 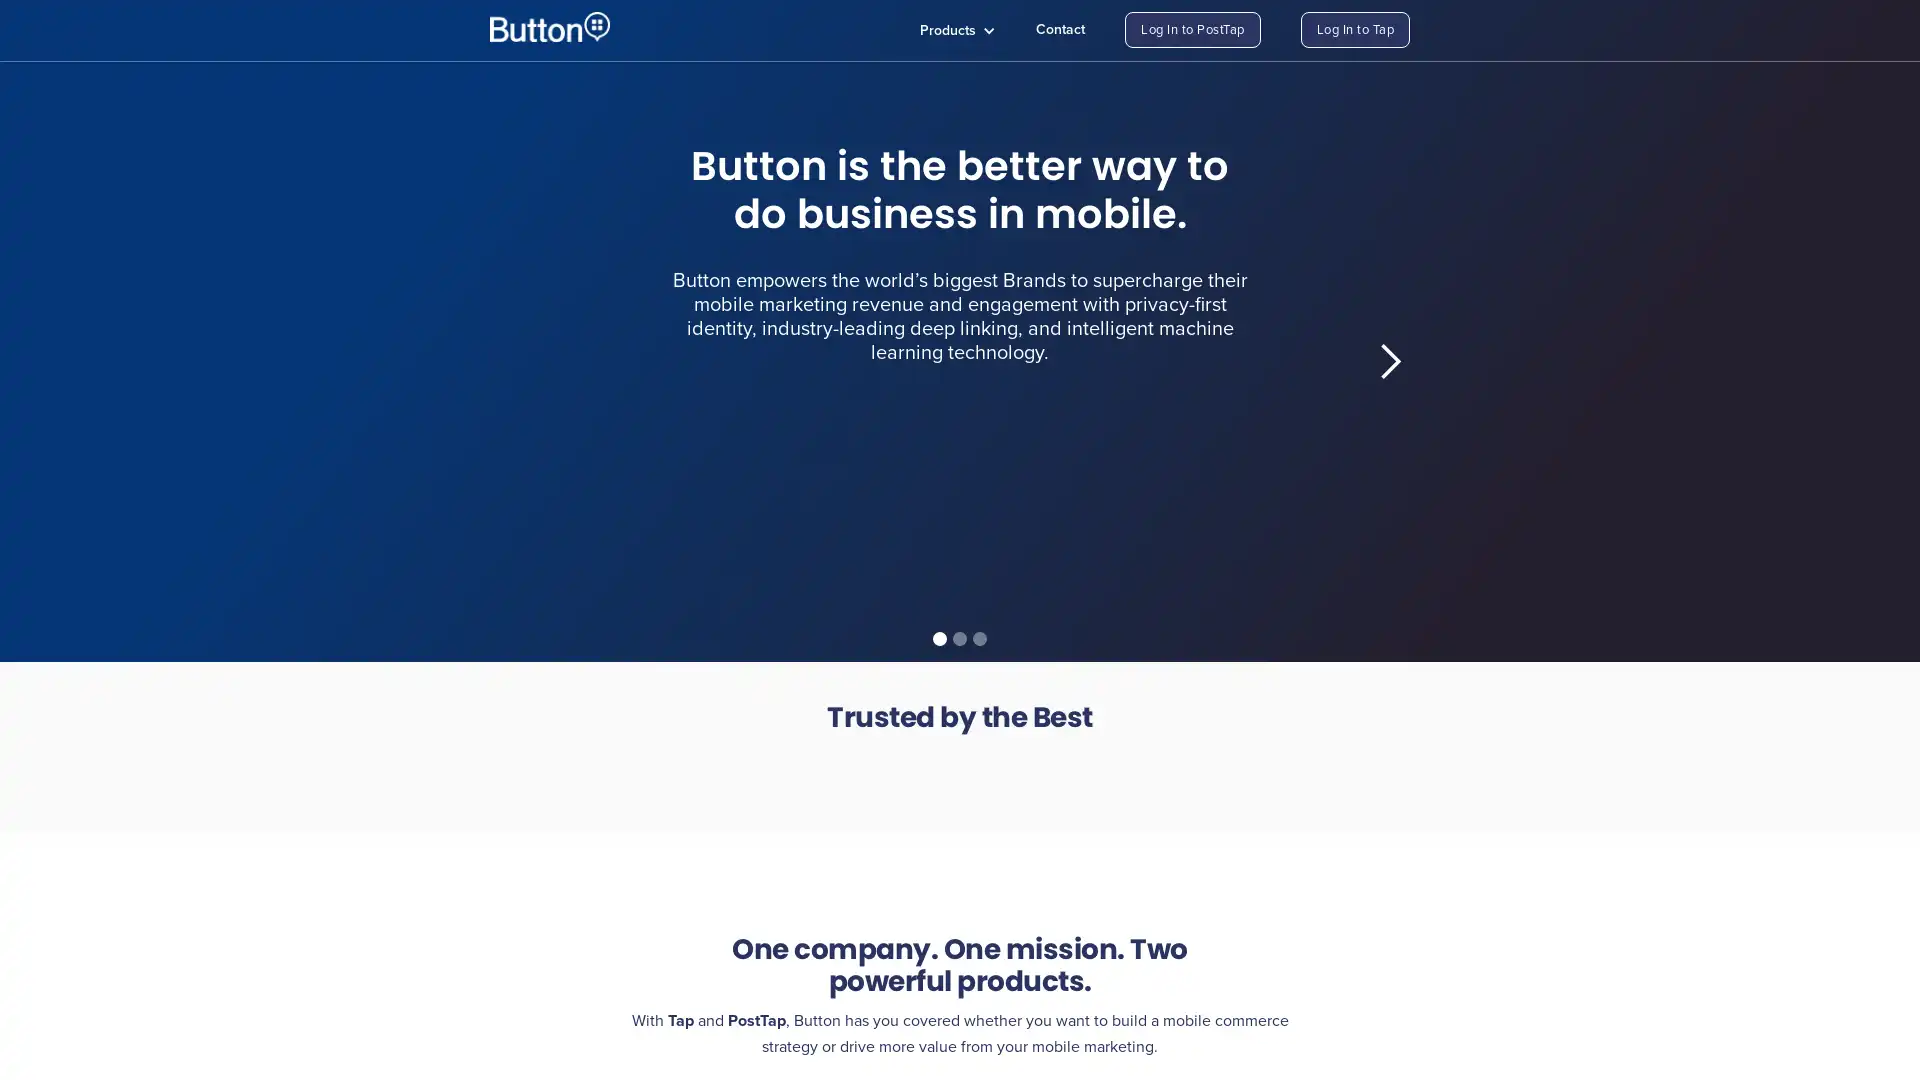 I want to click on previous slide, so click(x=529, y=362).